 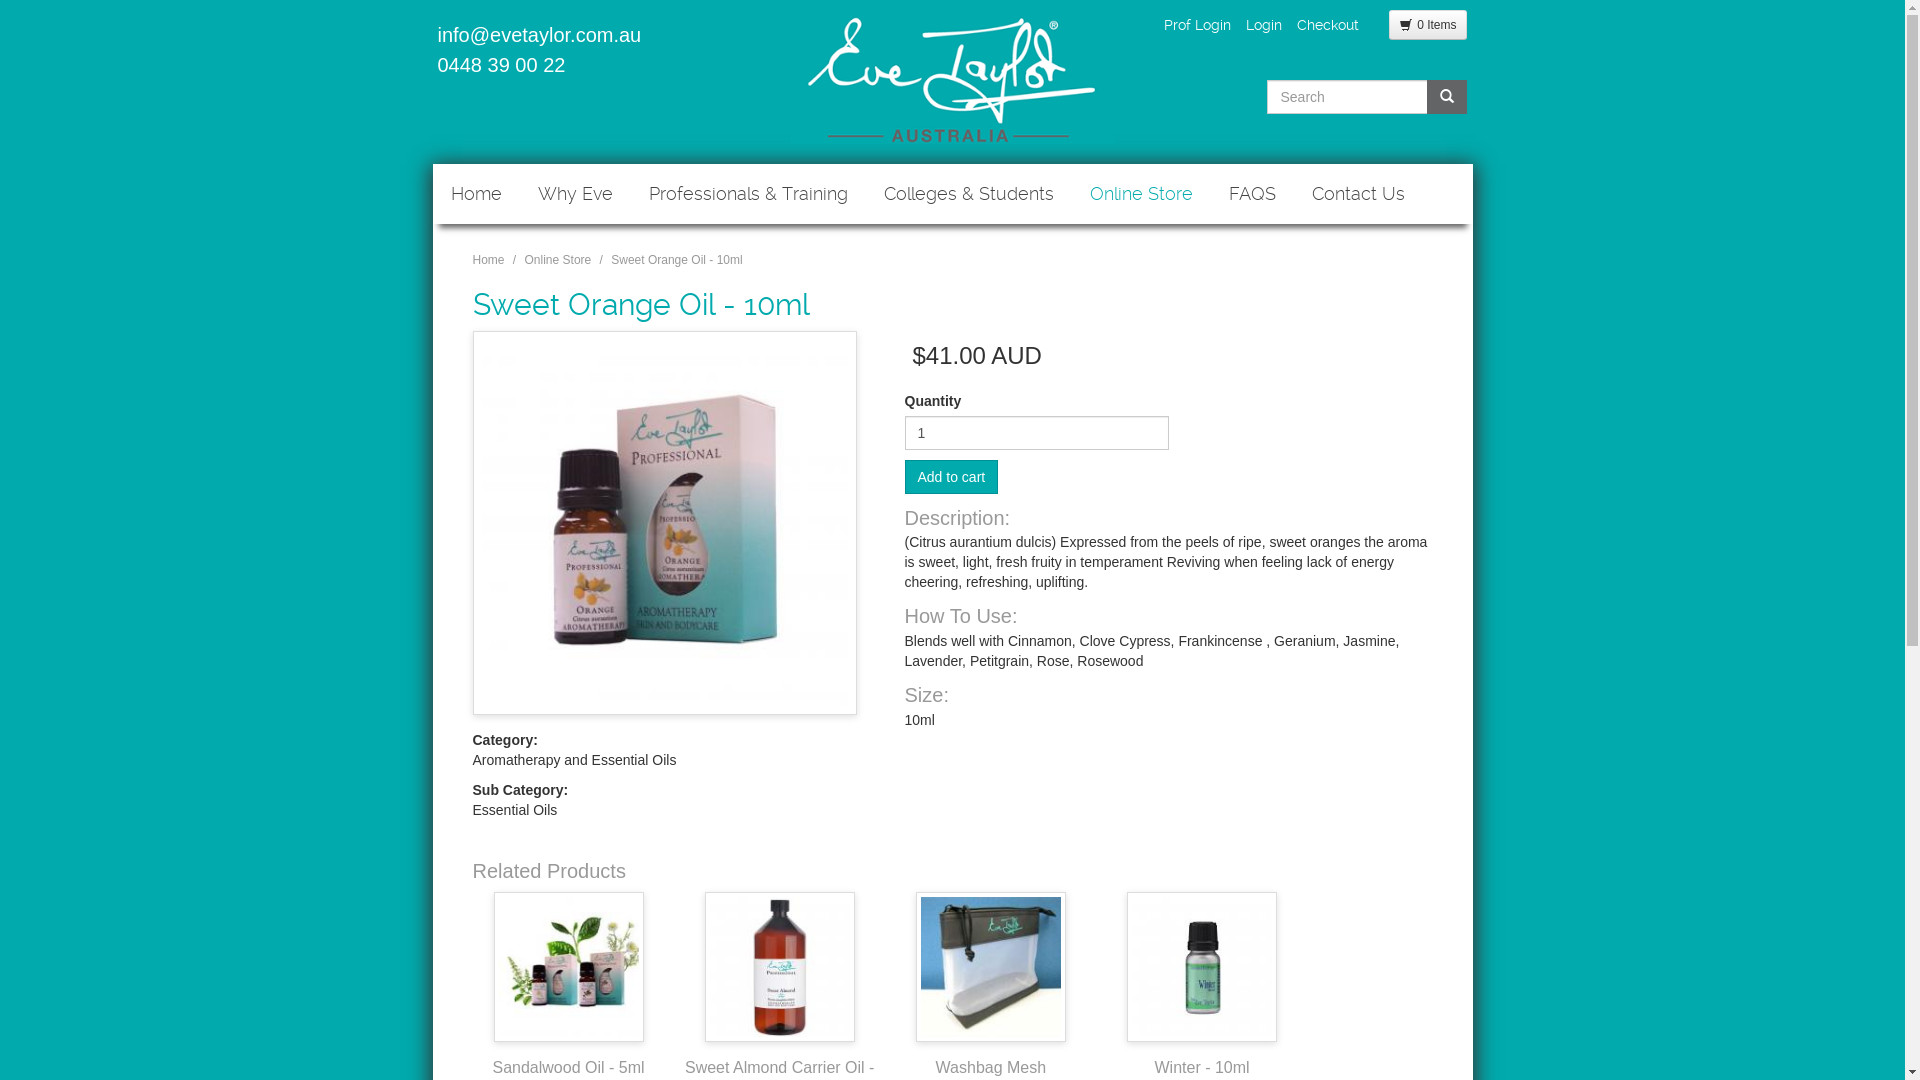 What do you see at coordinates (0, 0) in the screenshot?
I see `'Skip to main content'` at bounding box center [0, 0].